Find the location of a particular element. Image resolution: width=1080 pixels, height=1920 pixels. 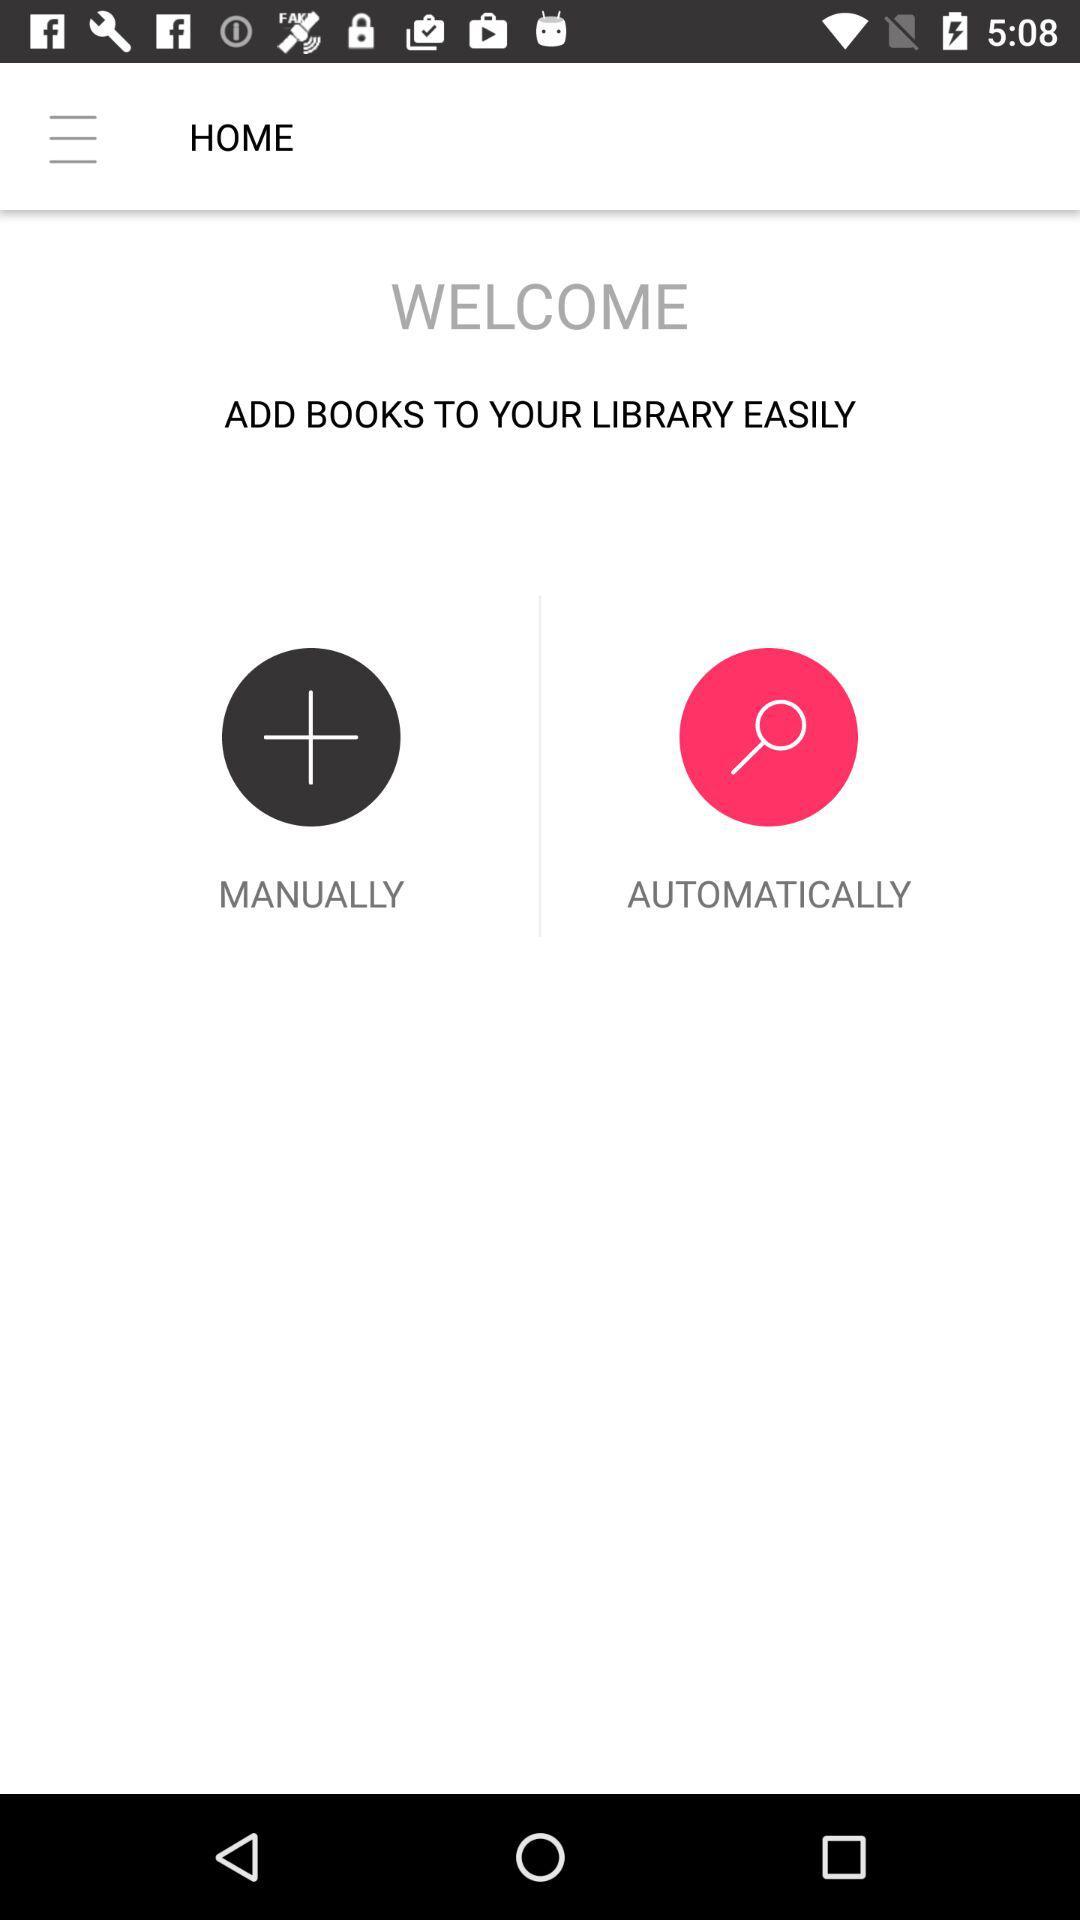

manually icon is located at coordinates (311, 765).